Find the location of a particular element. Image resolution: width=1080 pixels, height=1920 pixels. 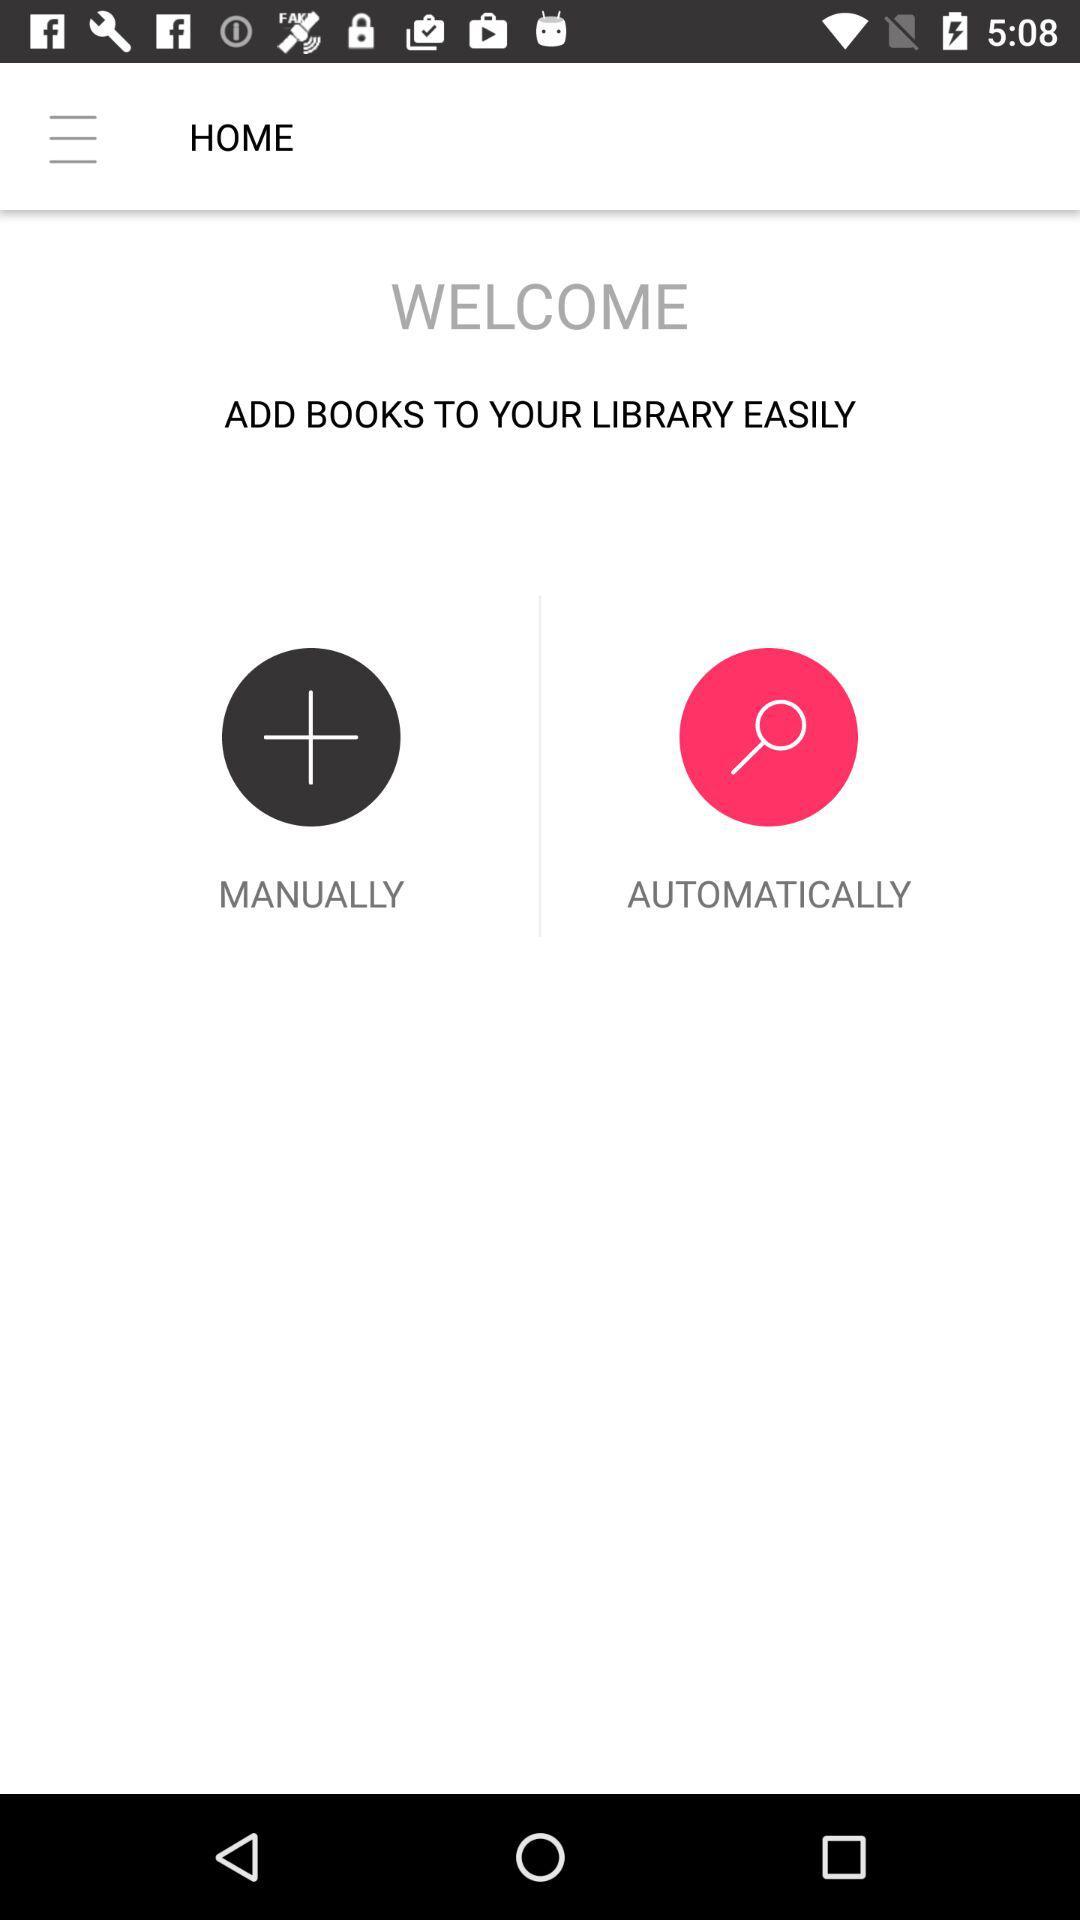

manually icon is located at coordinates (311, 765).